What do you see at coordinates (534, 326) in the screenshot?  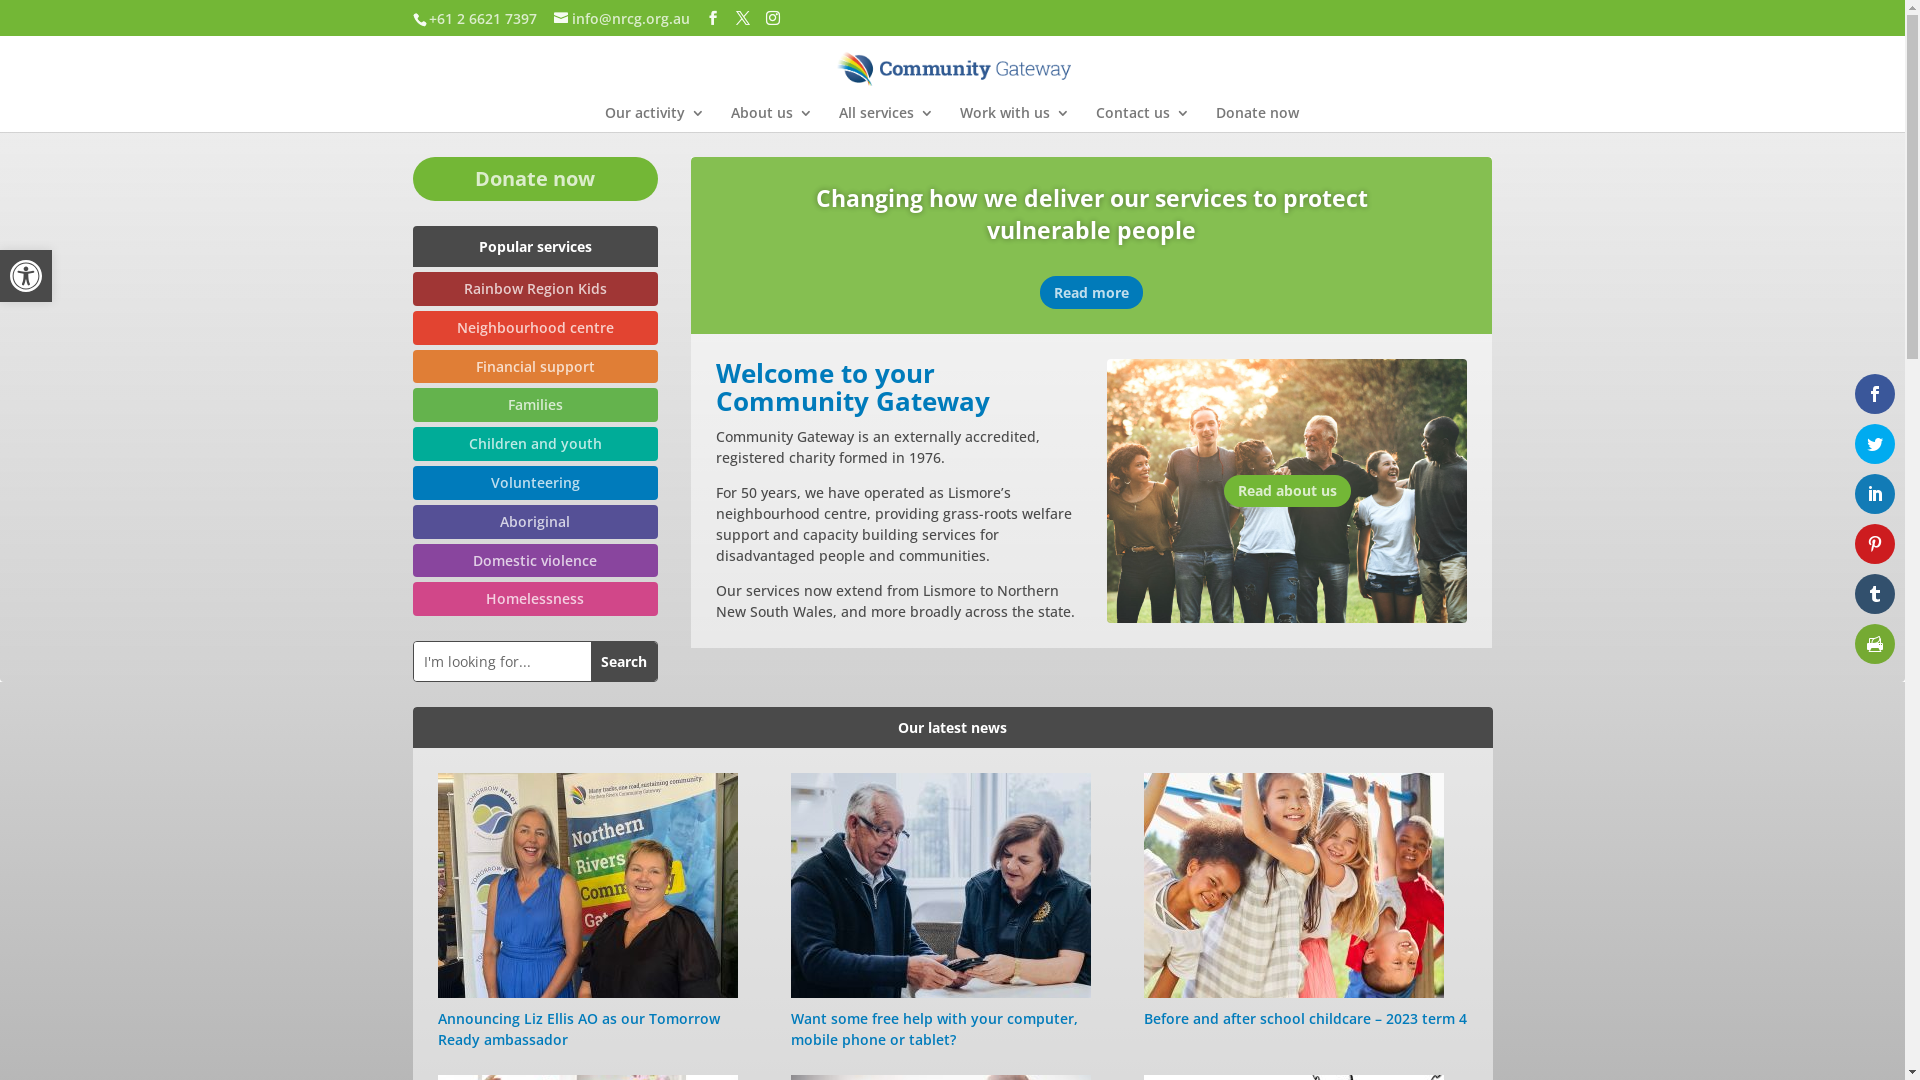 I see `'Neighbourhood centre'` at bounding box center [534, 326].